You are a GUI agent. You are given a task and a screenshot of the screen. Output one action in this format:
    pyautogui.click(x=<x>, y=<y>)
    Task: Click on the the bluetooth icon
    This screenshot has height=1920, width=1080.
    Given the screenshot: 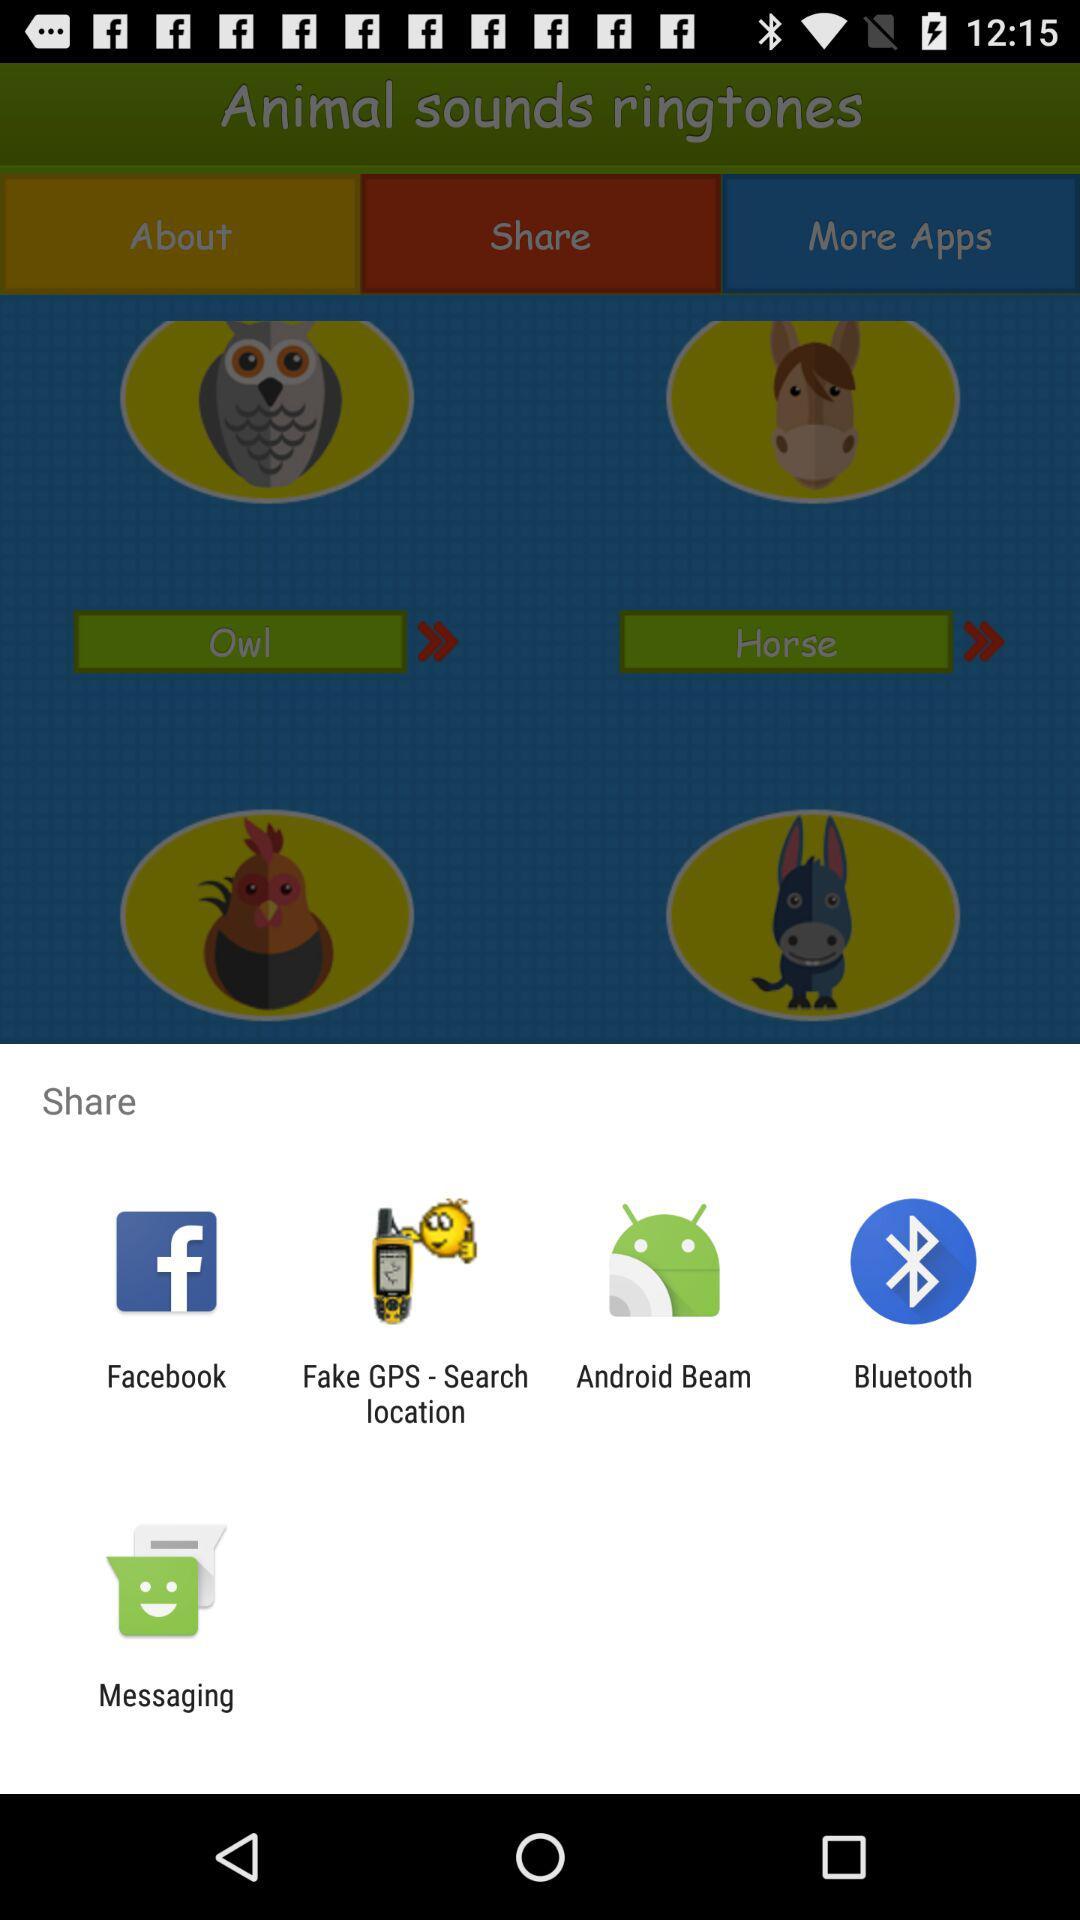 What is the action you would take?
    pyautogui.click(x=913, y=1392)
    